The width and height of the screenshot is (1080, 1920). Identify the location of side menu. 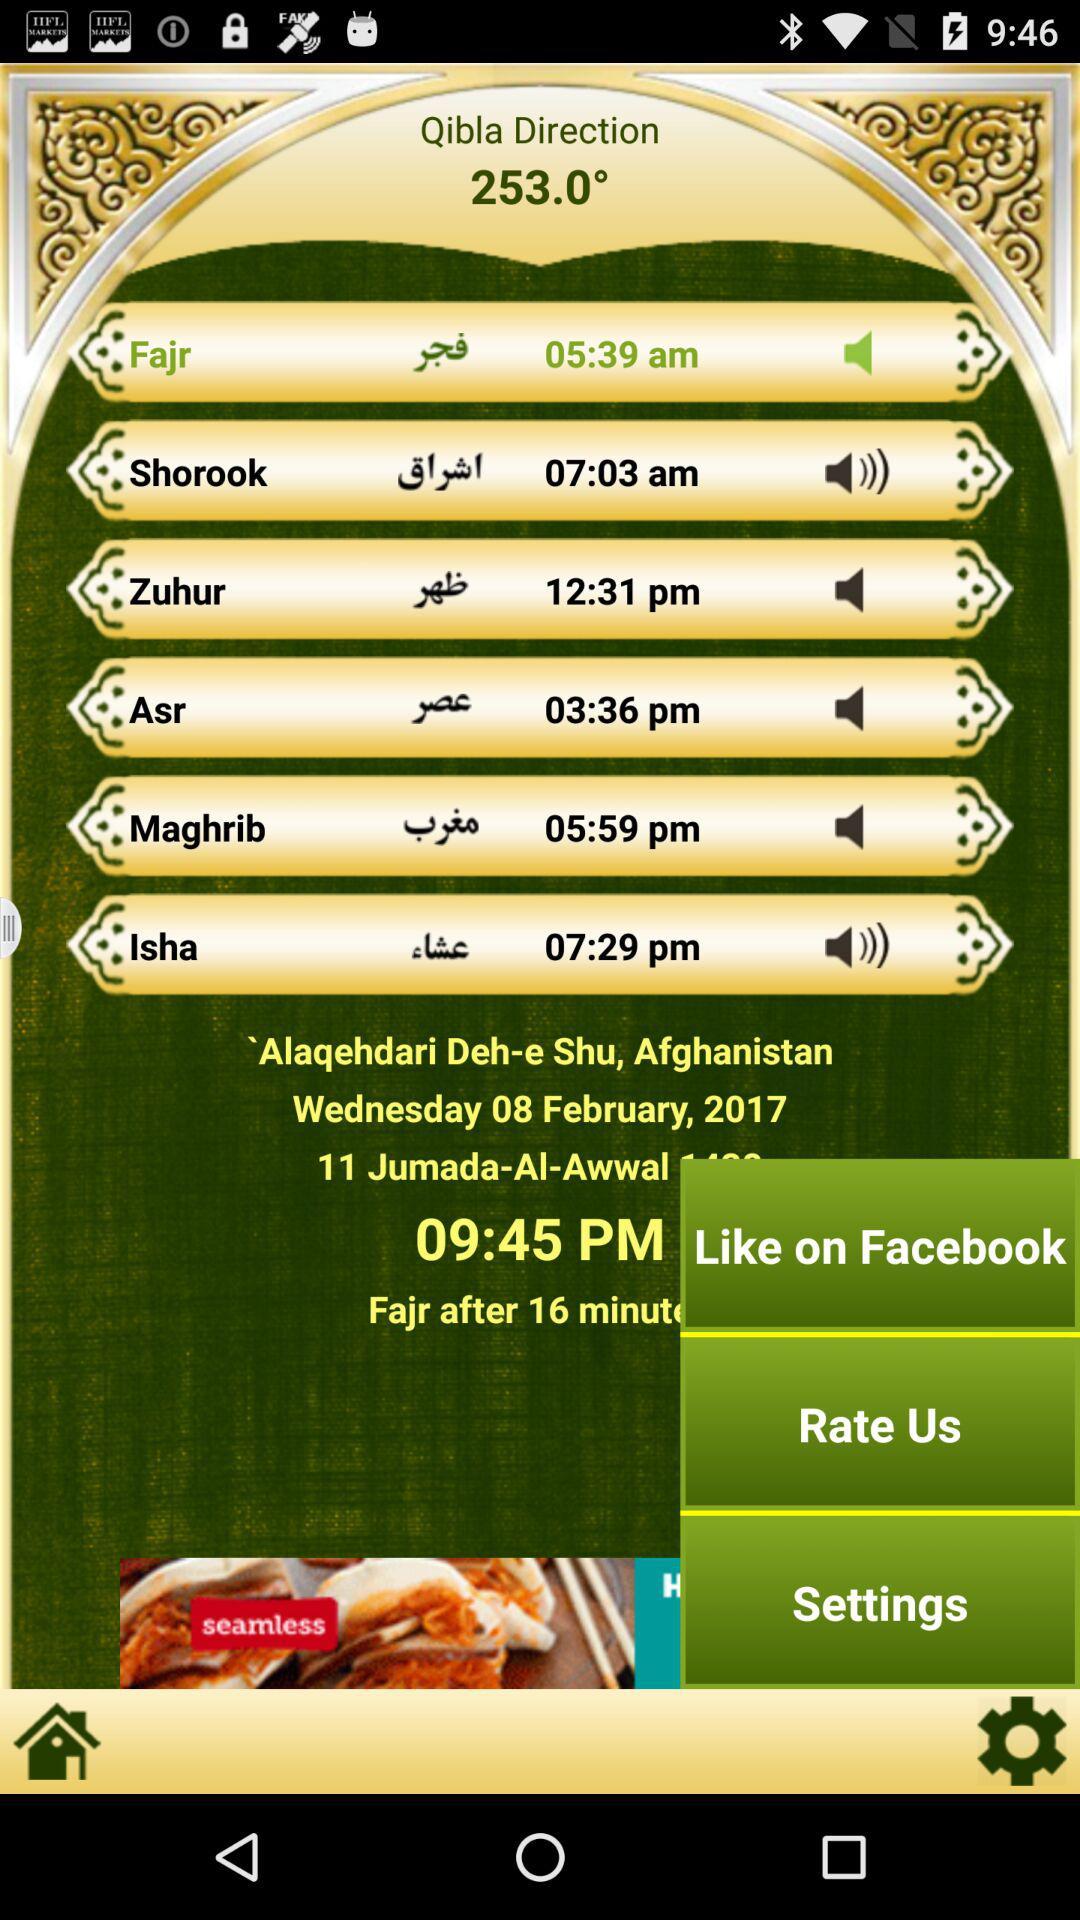
(23, 927).